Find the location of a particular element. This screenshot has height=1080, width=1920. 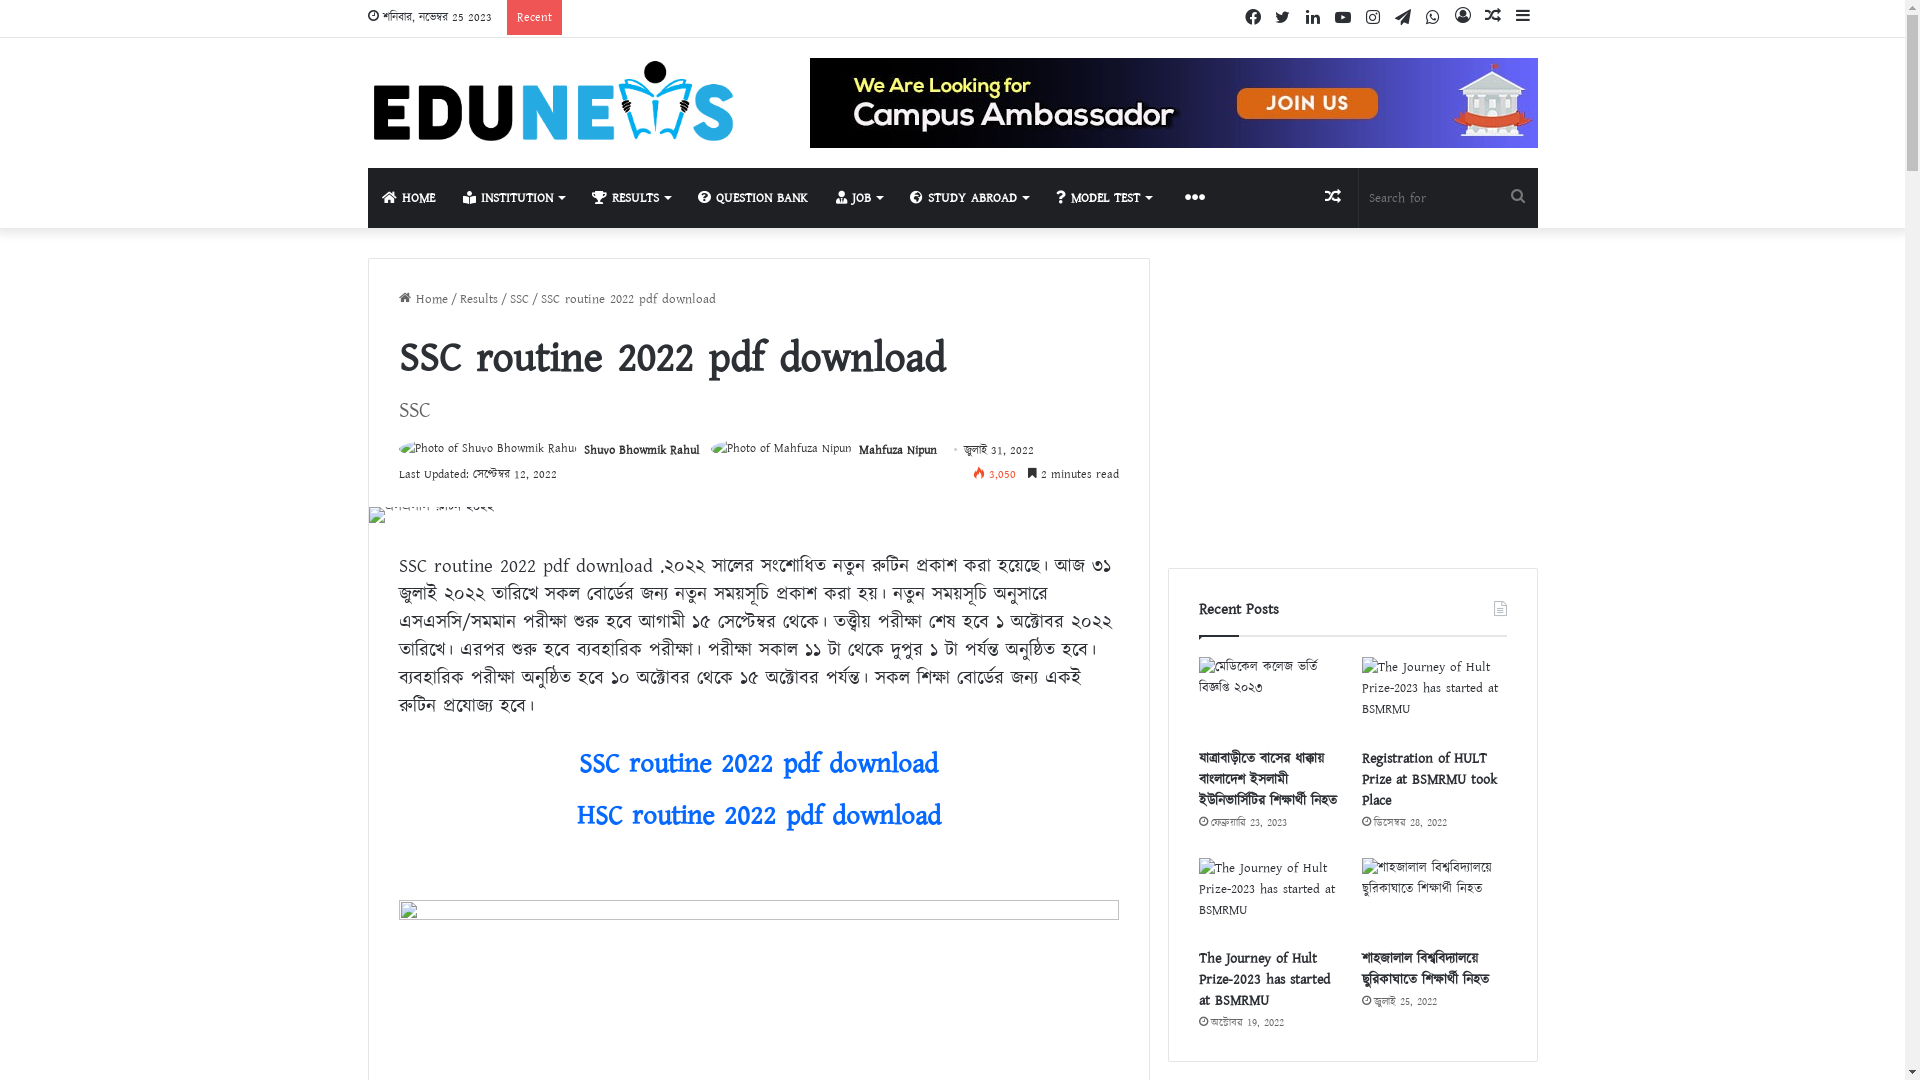

'Log In' is located at coordinates (1463, 17).